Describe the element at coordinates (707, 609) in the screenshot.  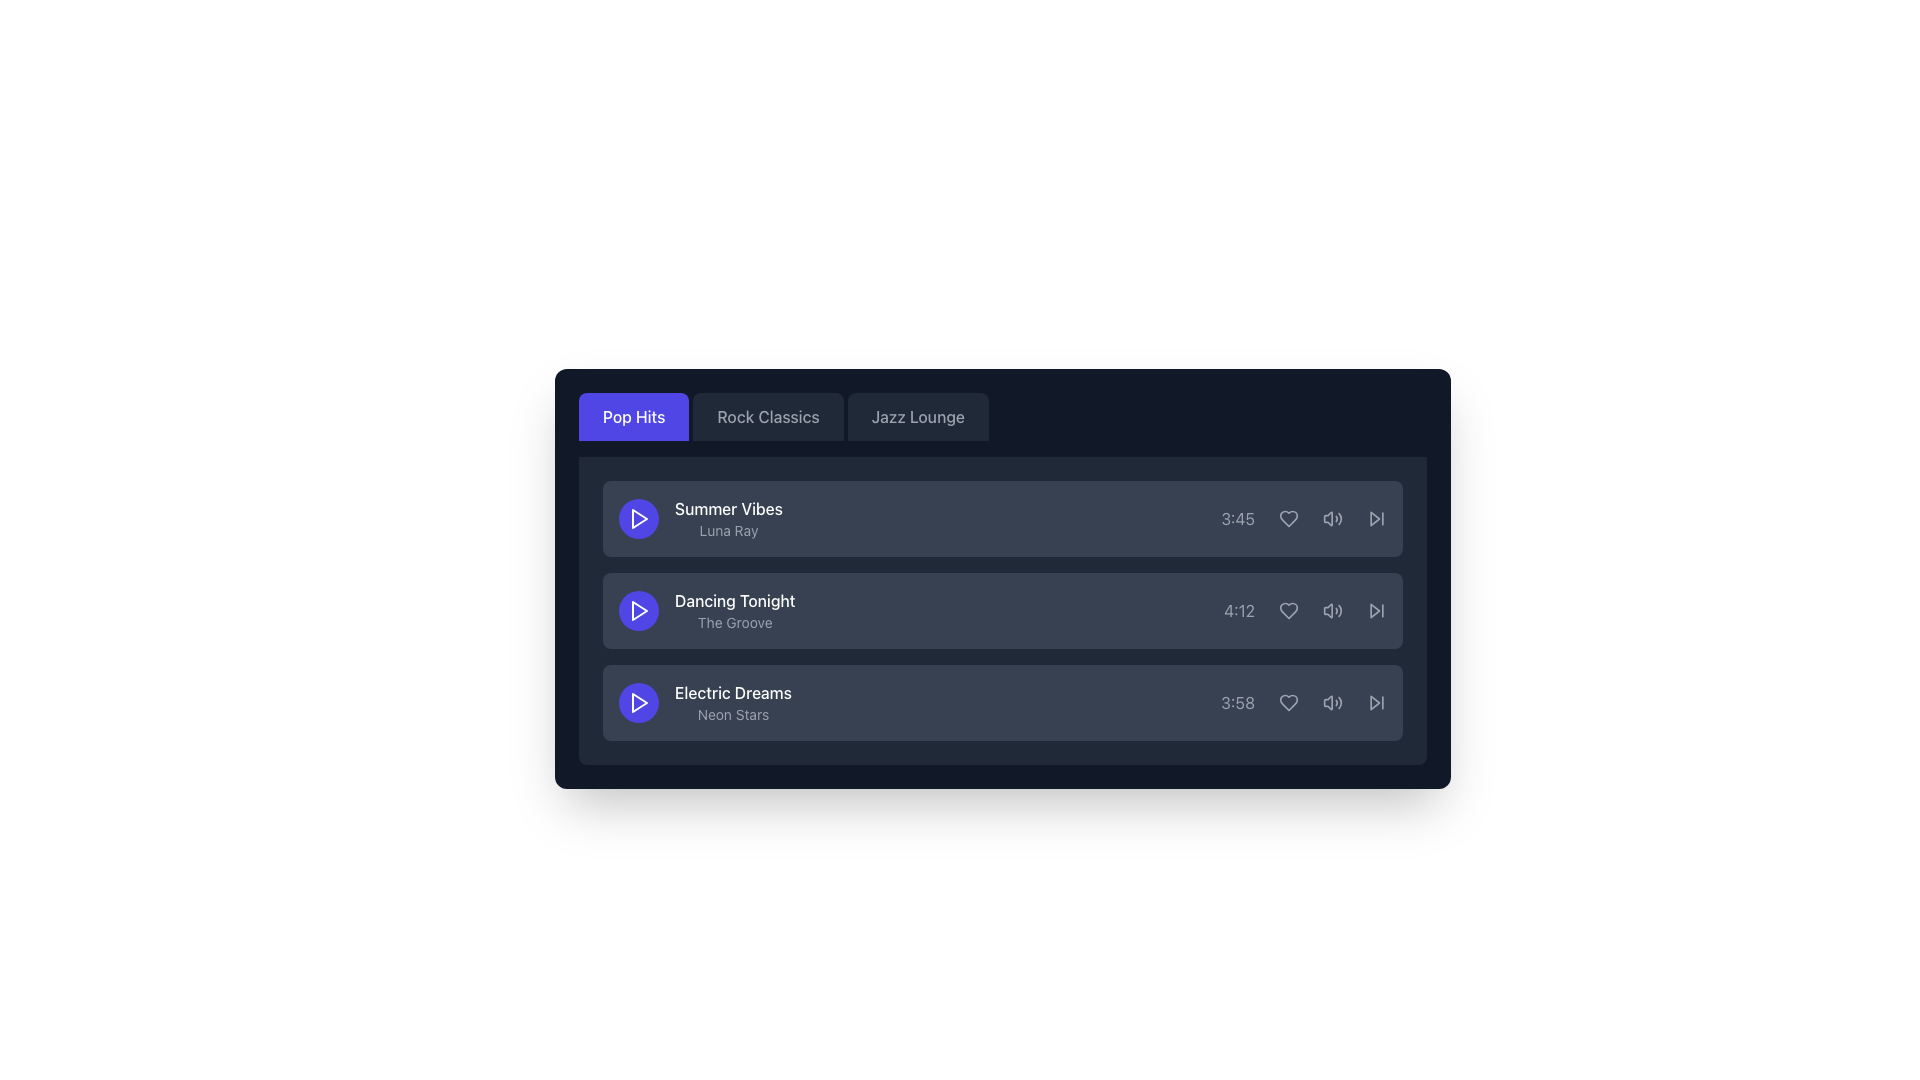
I see `the text display showing the song title 'Dancing Tonight' by 'The Groove'` at that location.